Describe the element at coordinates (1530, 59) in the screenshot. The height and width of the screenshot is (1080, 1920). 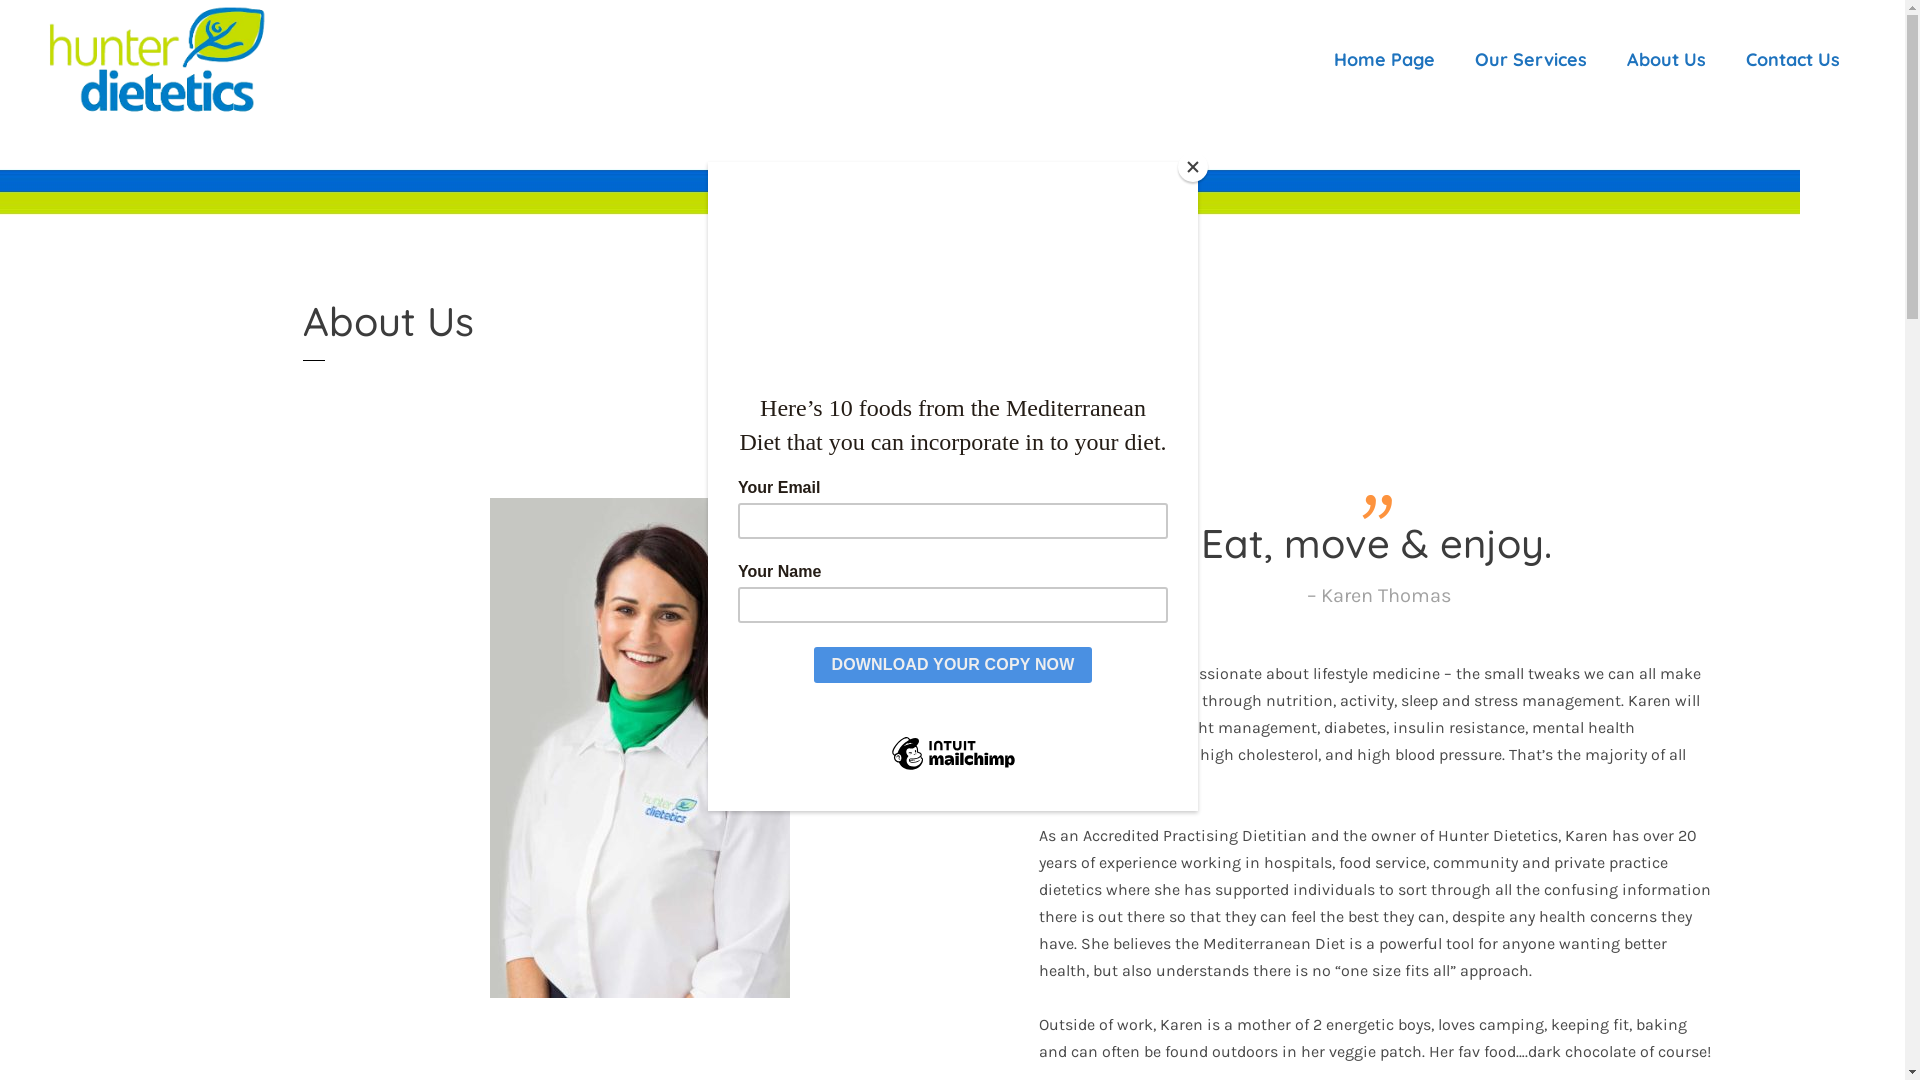
I see `'Our Services'` at that location.